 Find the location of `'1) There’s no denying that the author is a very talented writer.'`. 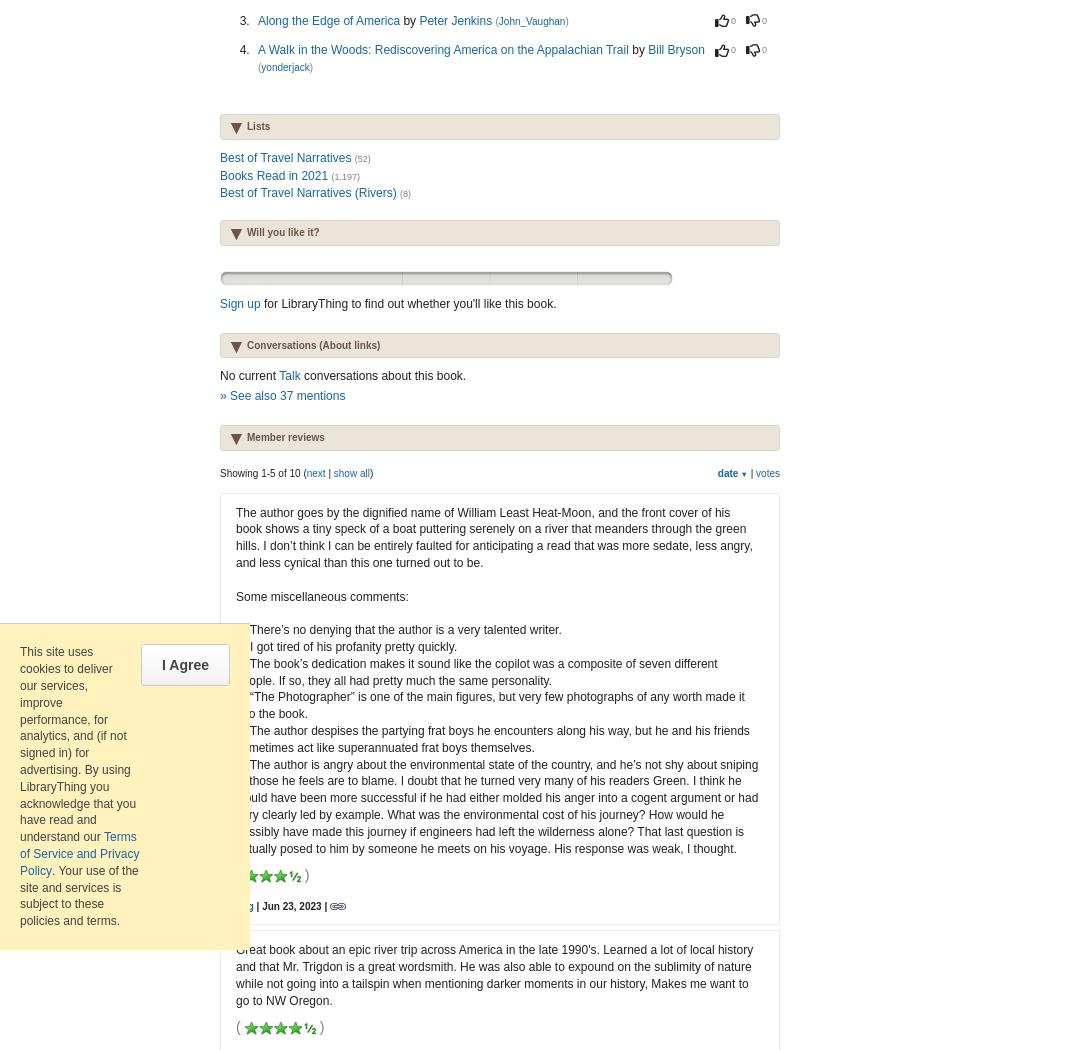

'1) There’s no denying that the author is a very talented writer.' is located at coordinates (397, 630).